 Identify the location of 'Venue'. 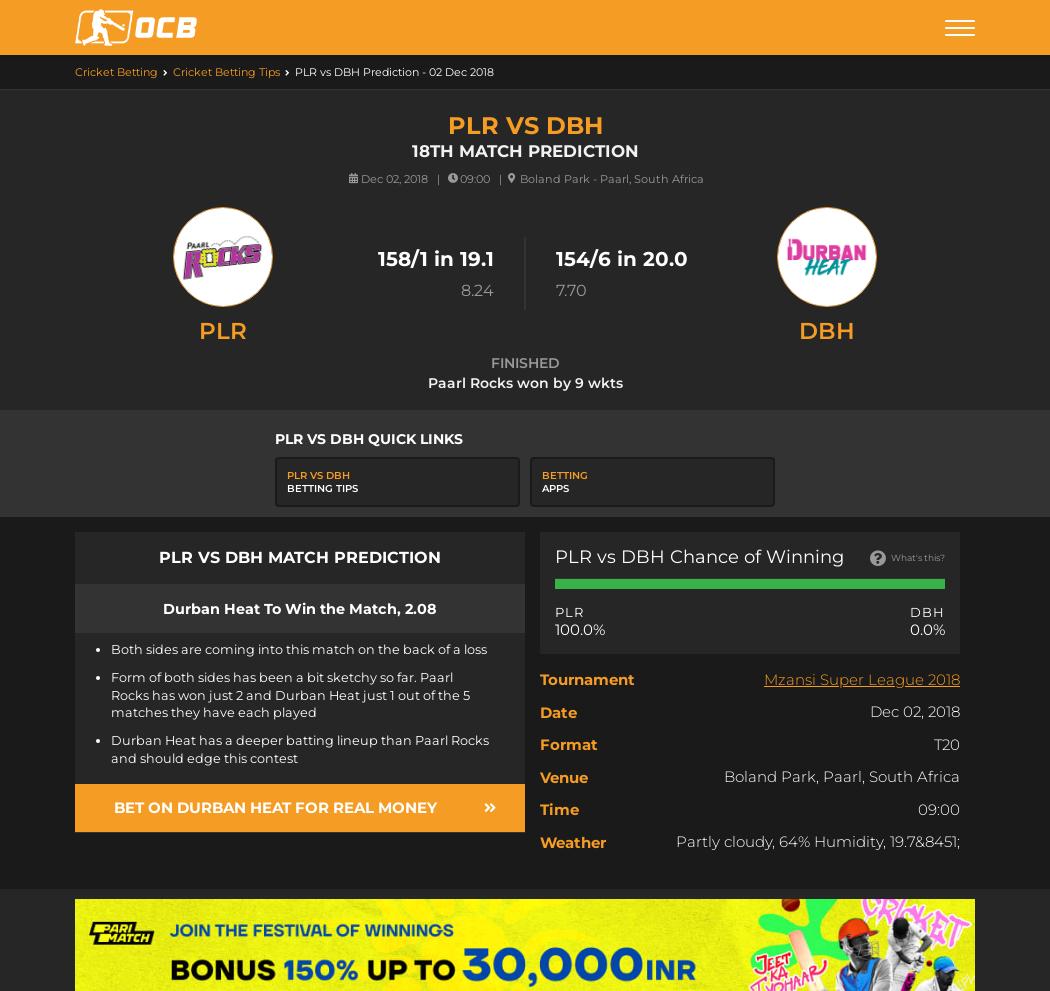
(540, 776).